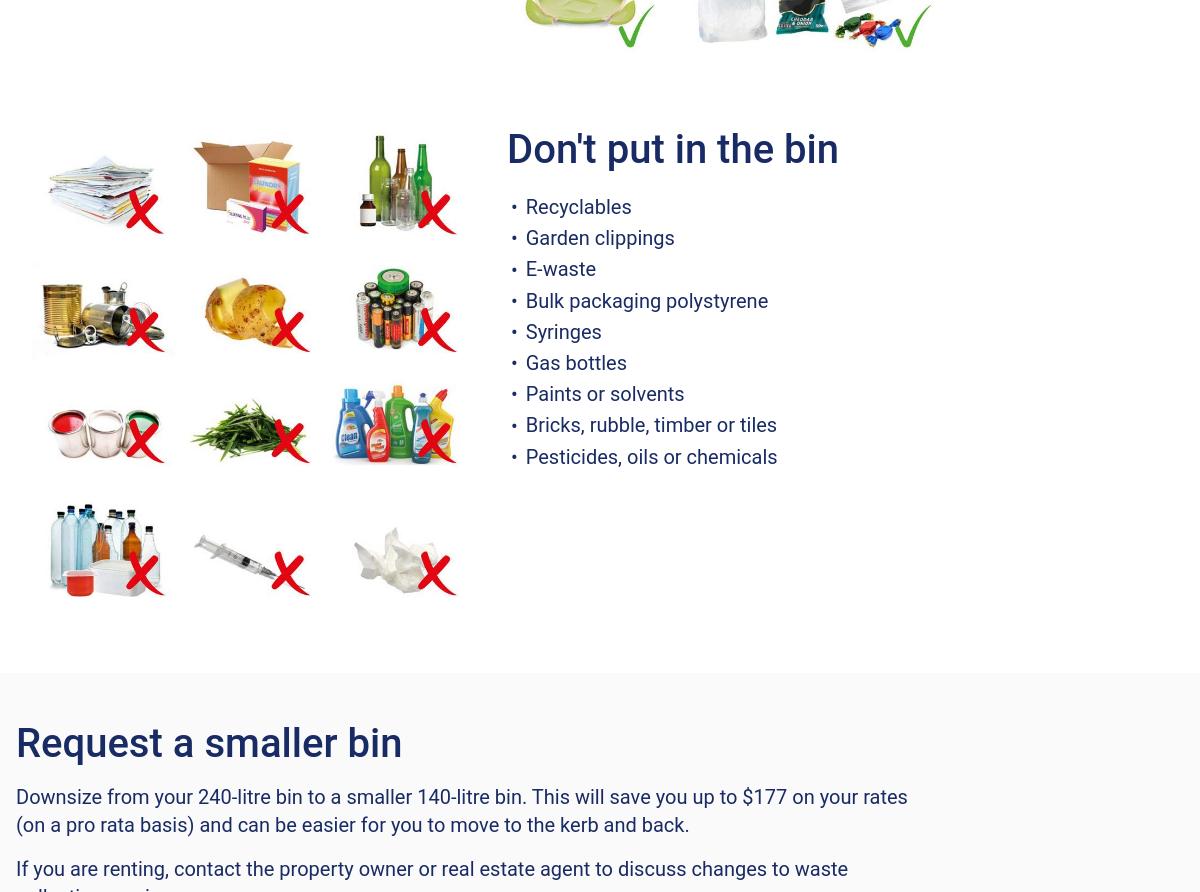 This screenshot has height=892, width=1200. I want to click on 'Garden clippings', so click(602, 237).